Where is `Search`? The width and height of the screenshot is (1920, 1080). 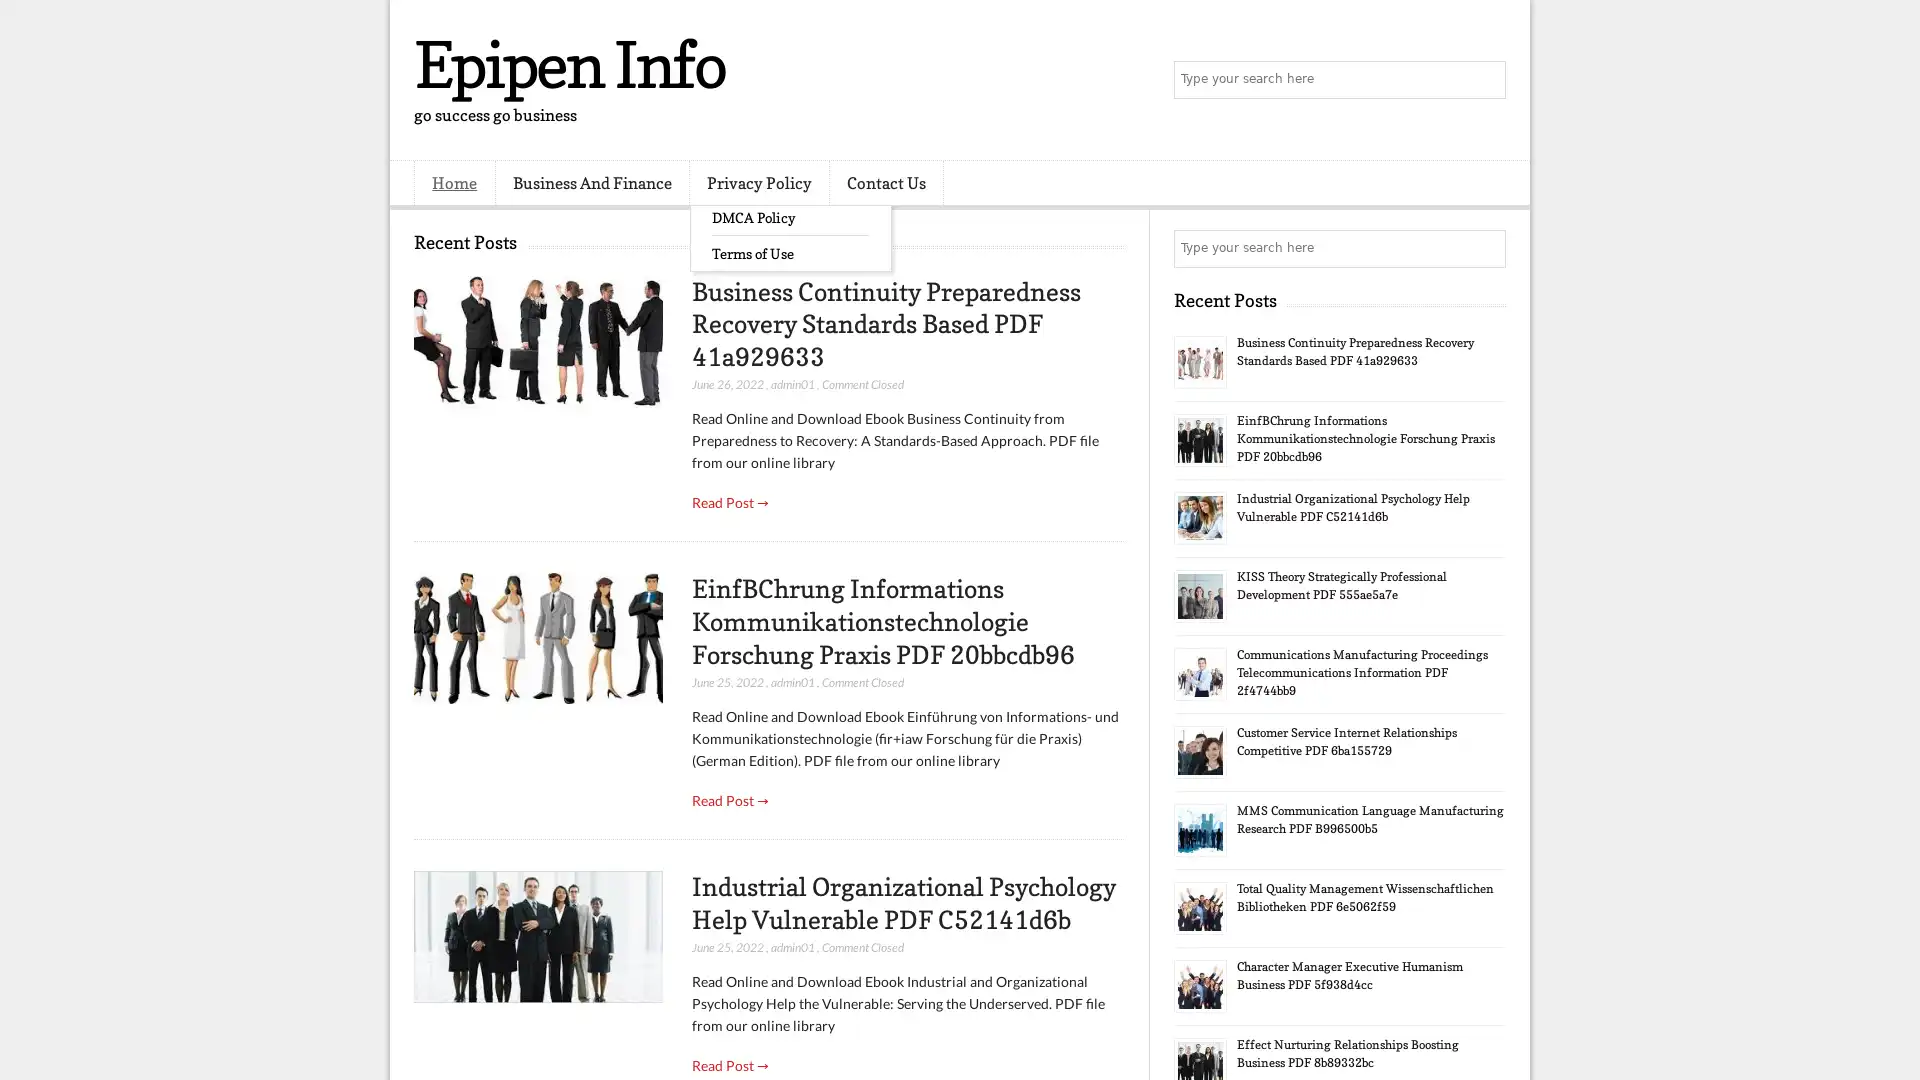 Search is located at coordinates (1485, 80).